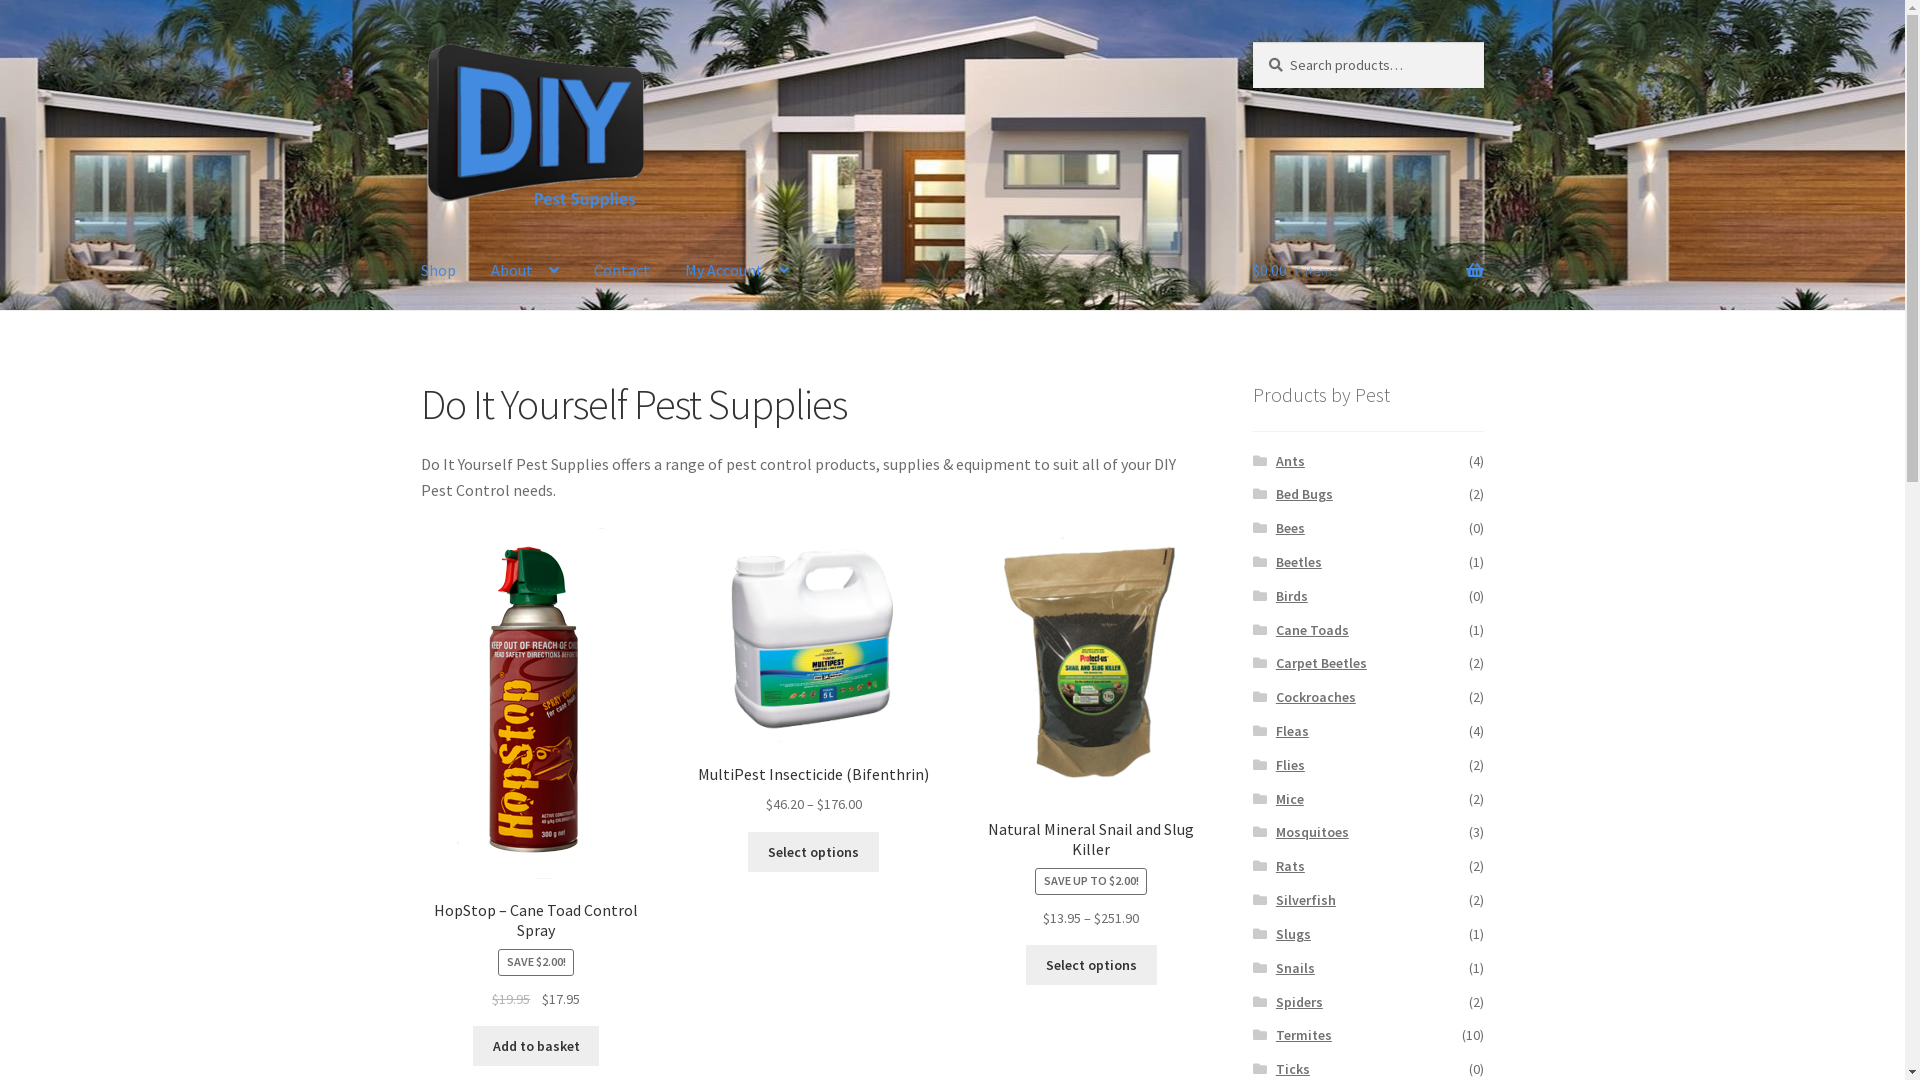  I want to click on 'Ticks', so click(1292, 1067).